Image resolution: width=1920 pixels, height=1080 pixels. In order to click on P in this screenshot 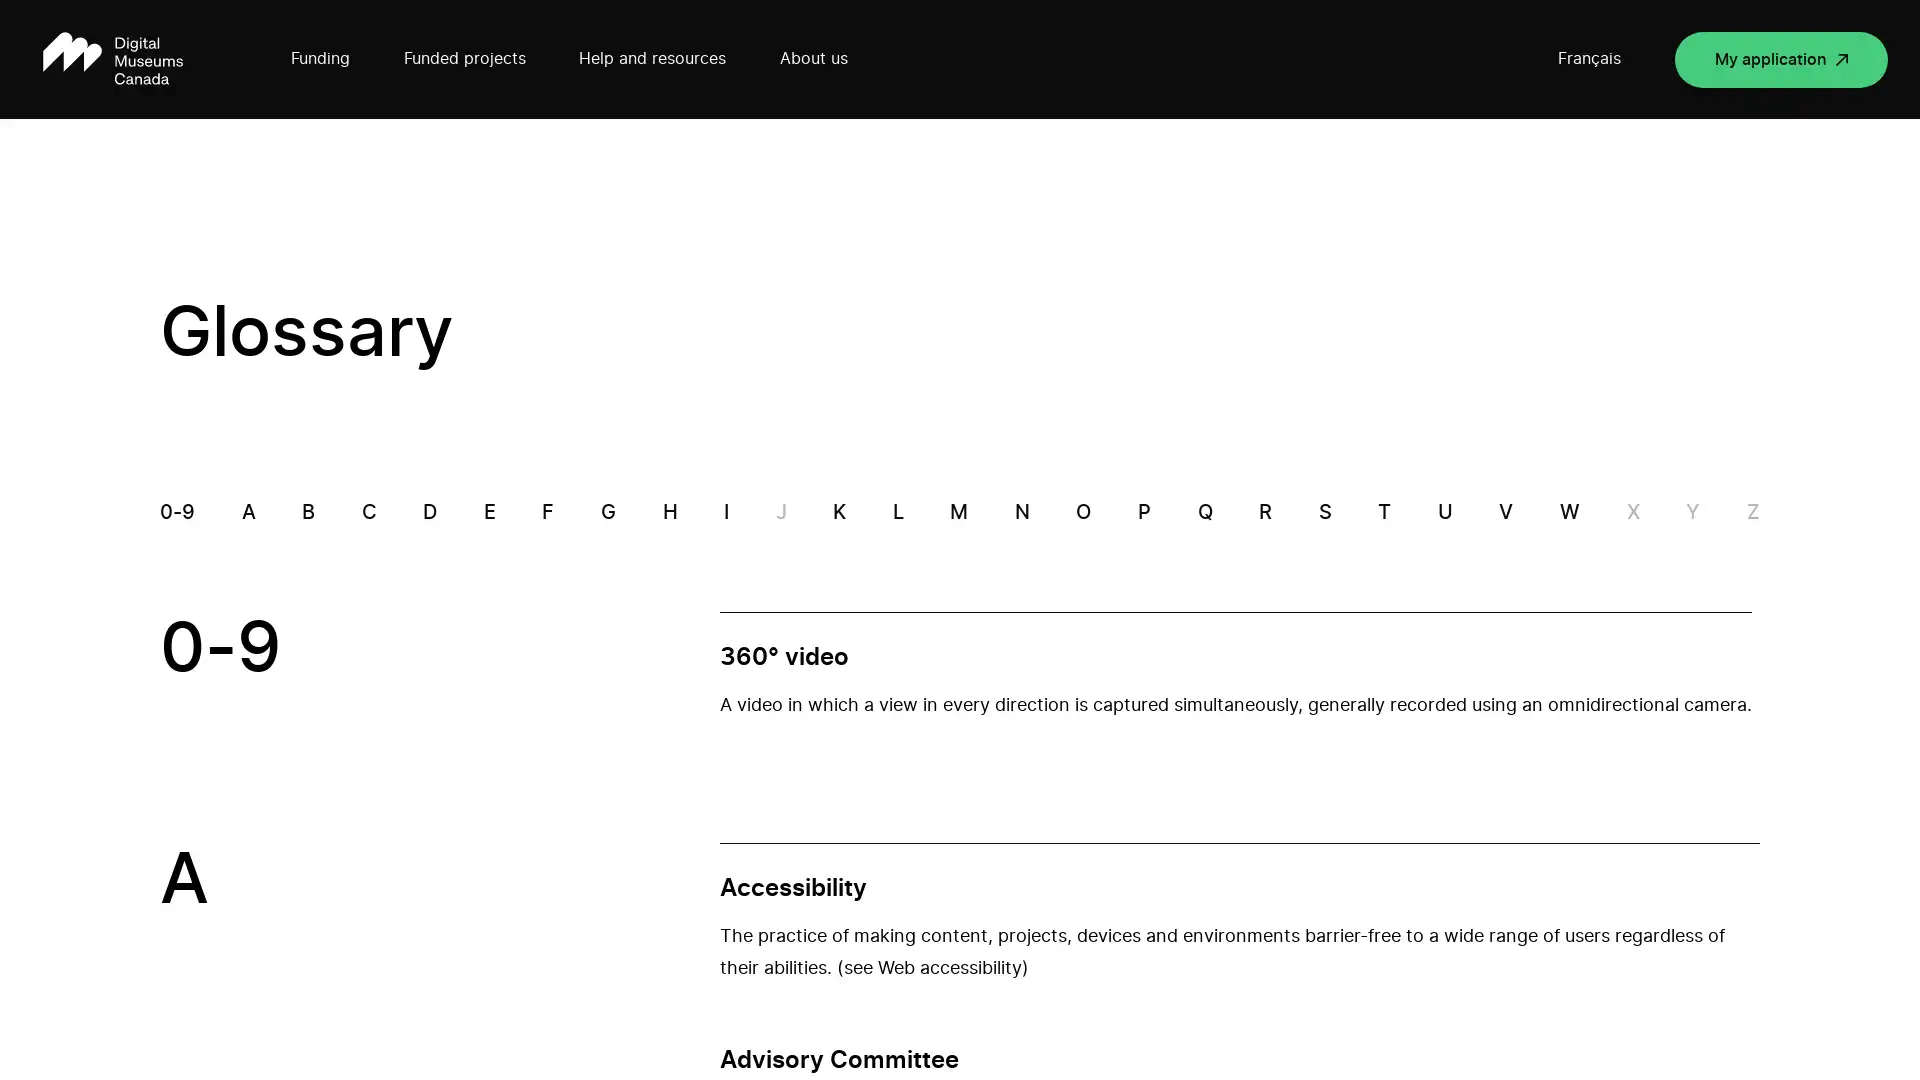, I will do `click(1144, 512)`.